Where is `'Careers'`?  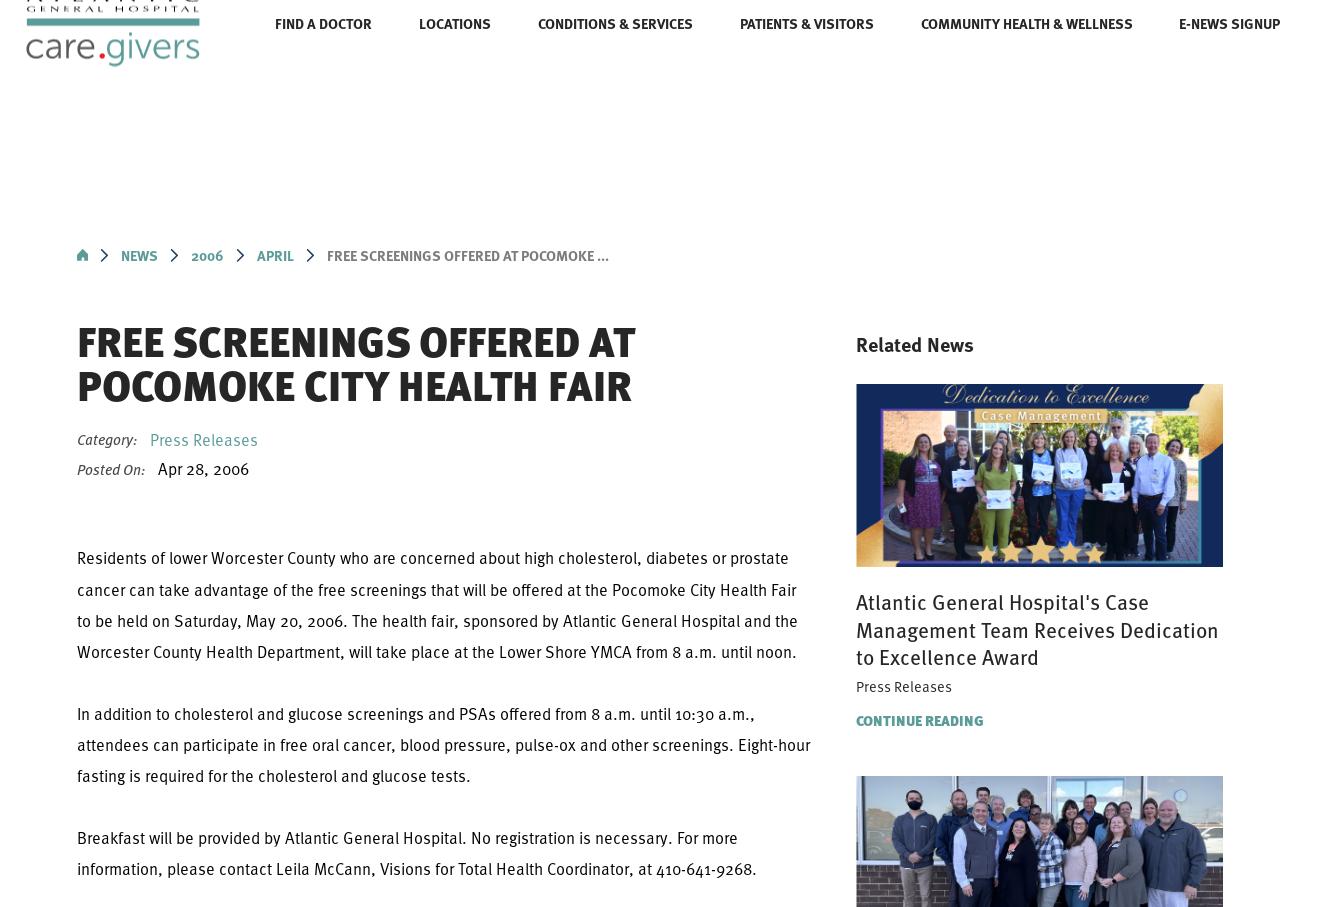 'Careers' is located at coordinates (413, 50).